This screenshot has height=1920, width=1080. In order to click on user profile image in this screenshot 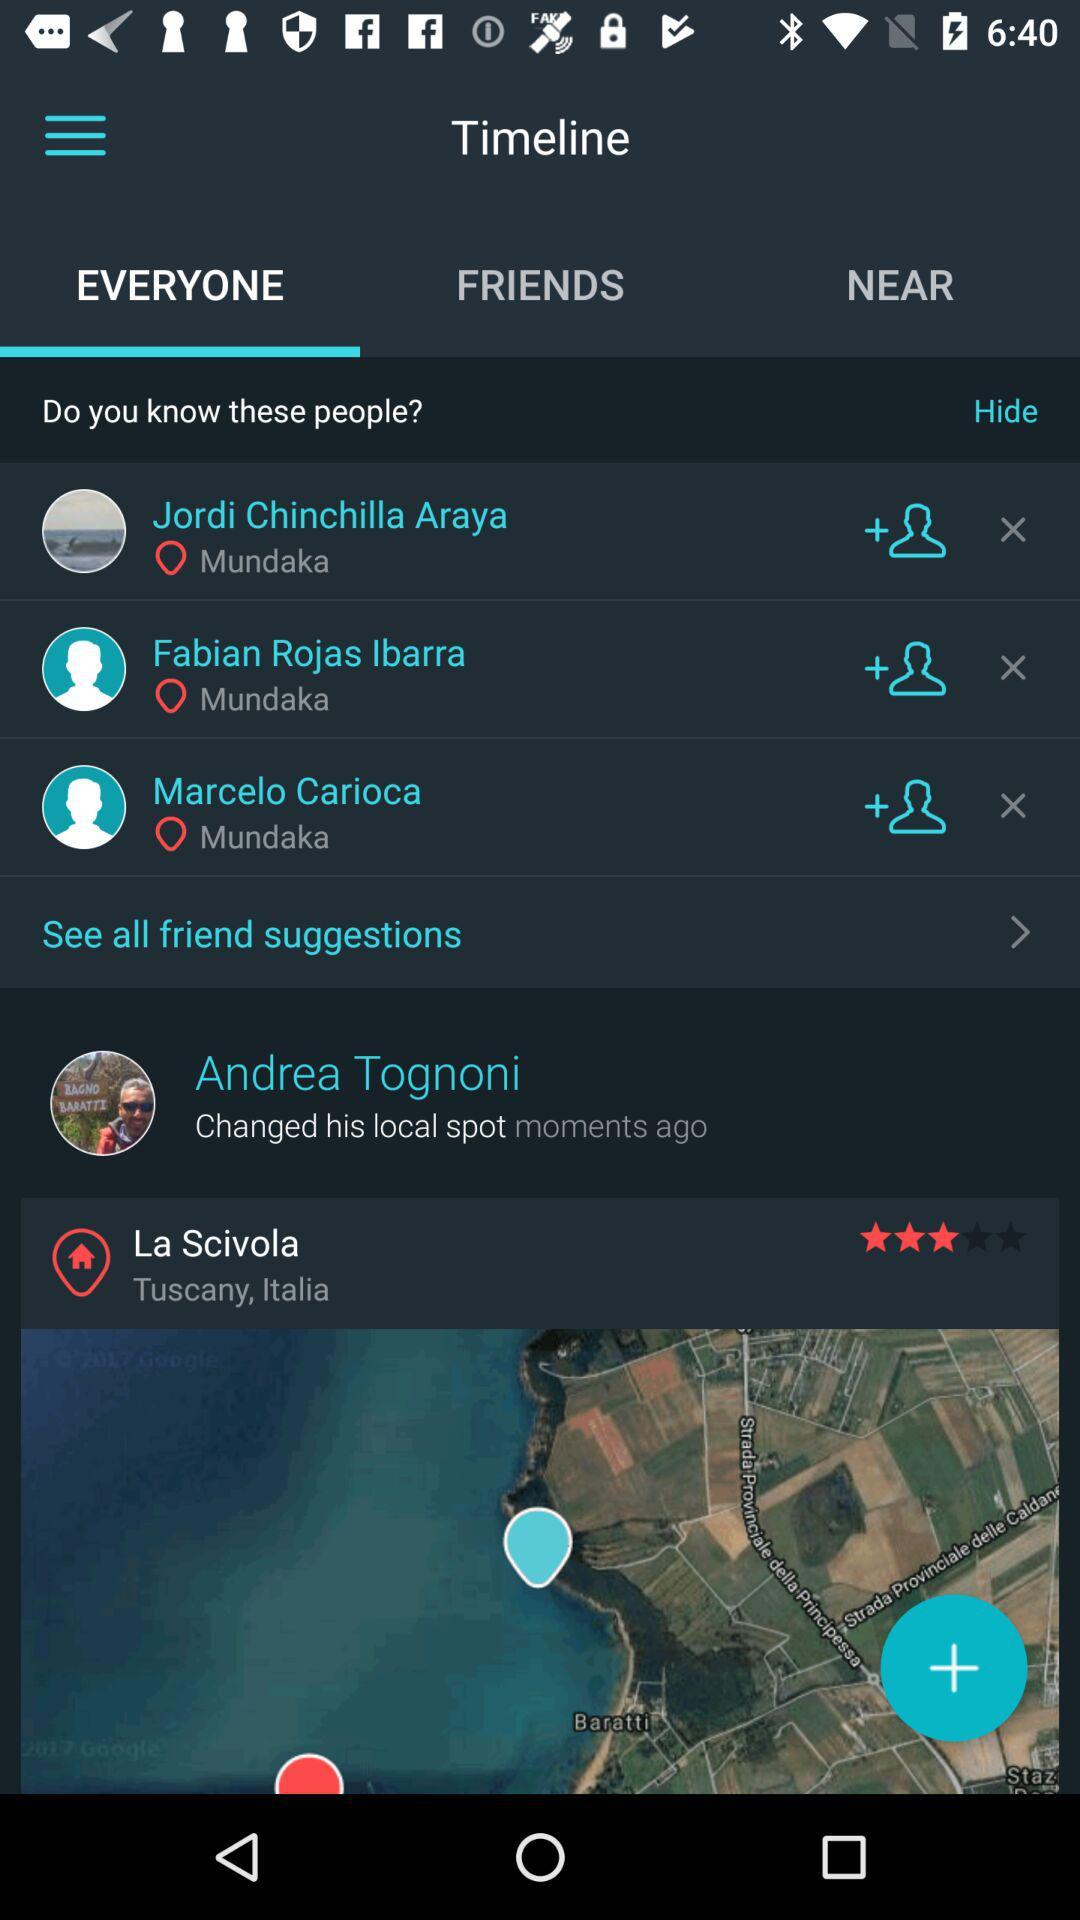, I will do `click(83, 668)`.